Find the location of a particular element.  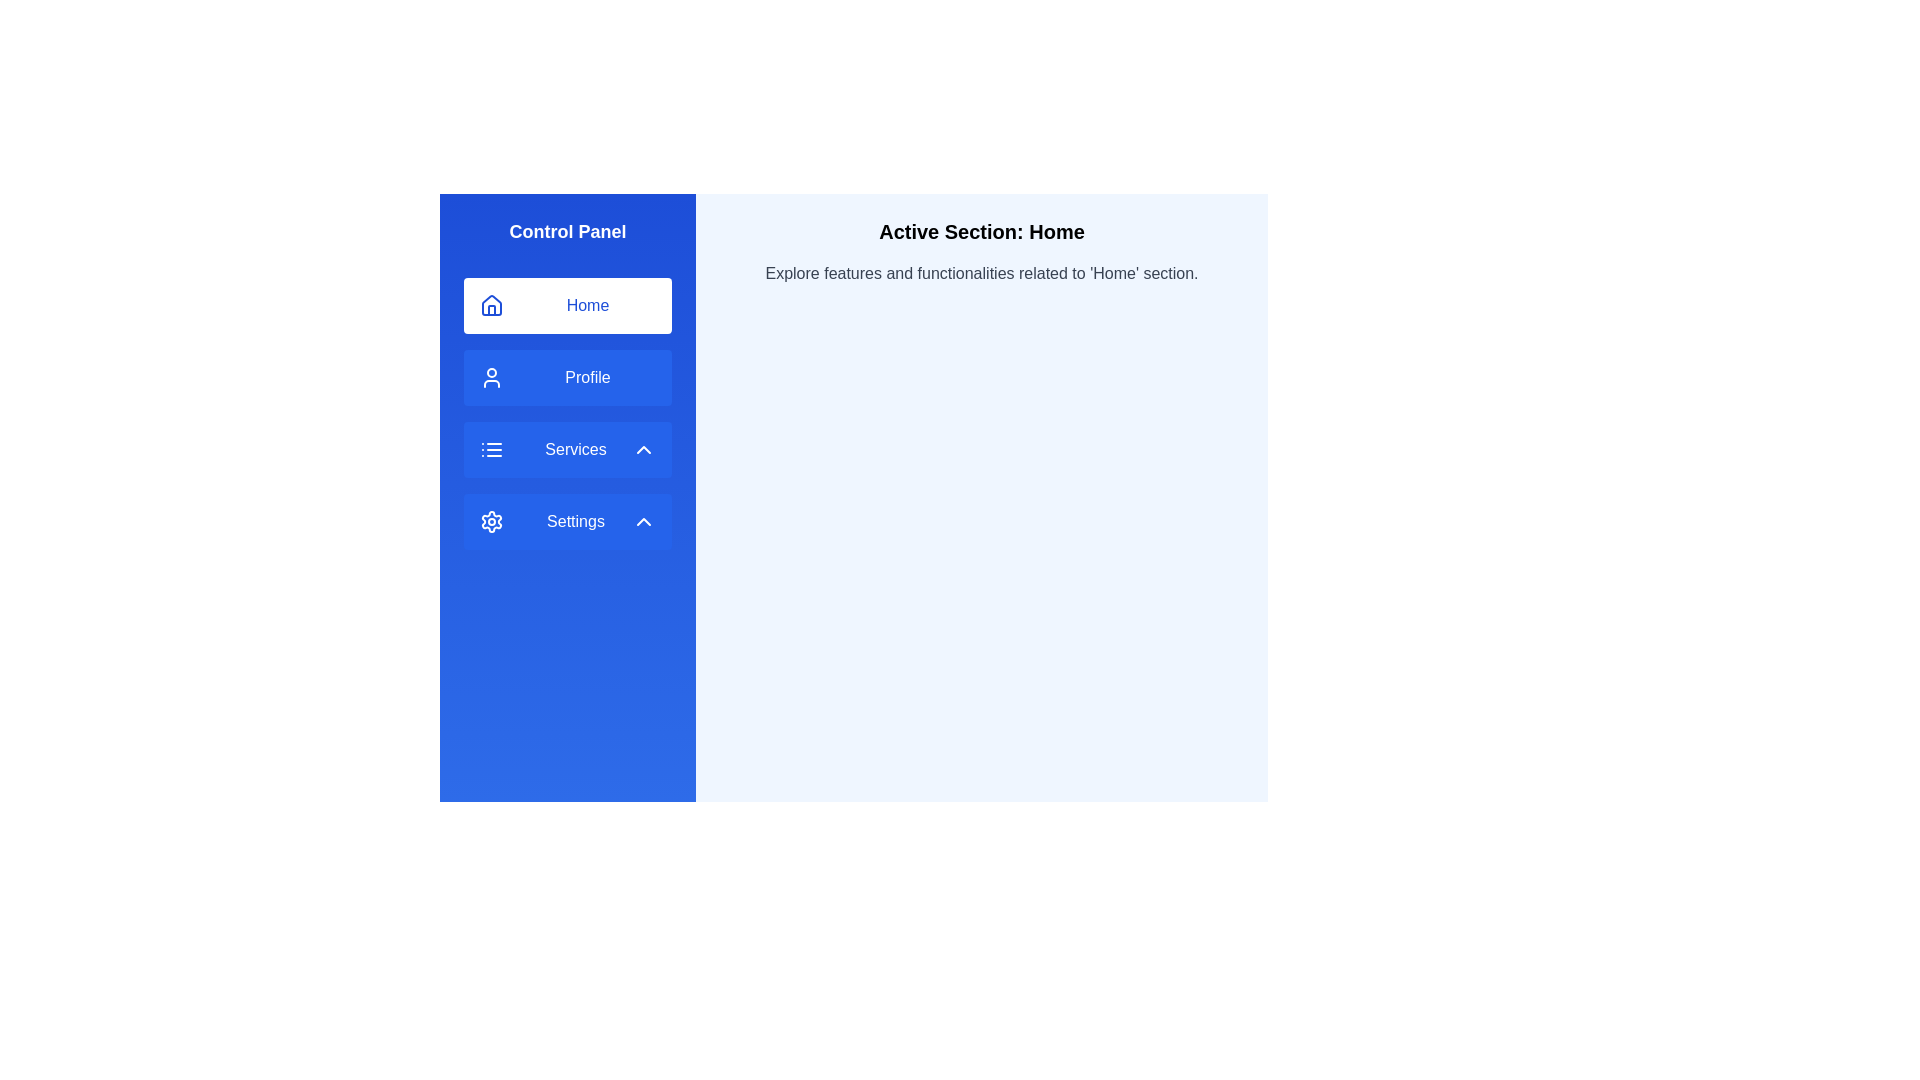

the 'Profile' button icon located in the left sidebar, which visually represents the user's profile section is located at coordinates (491, 378).